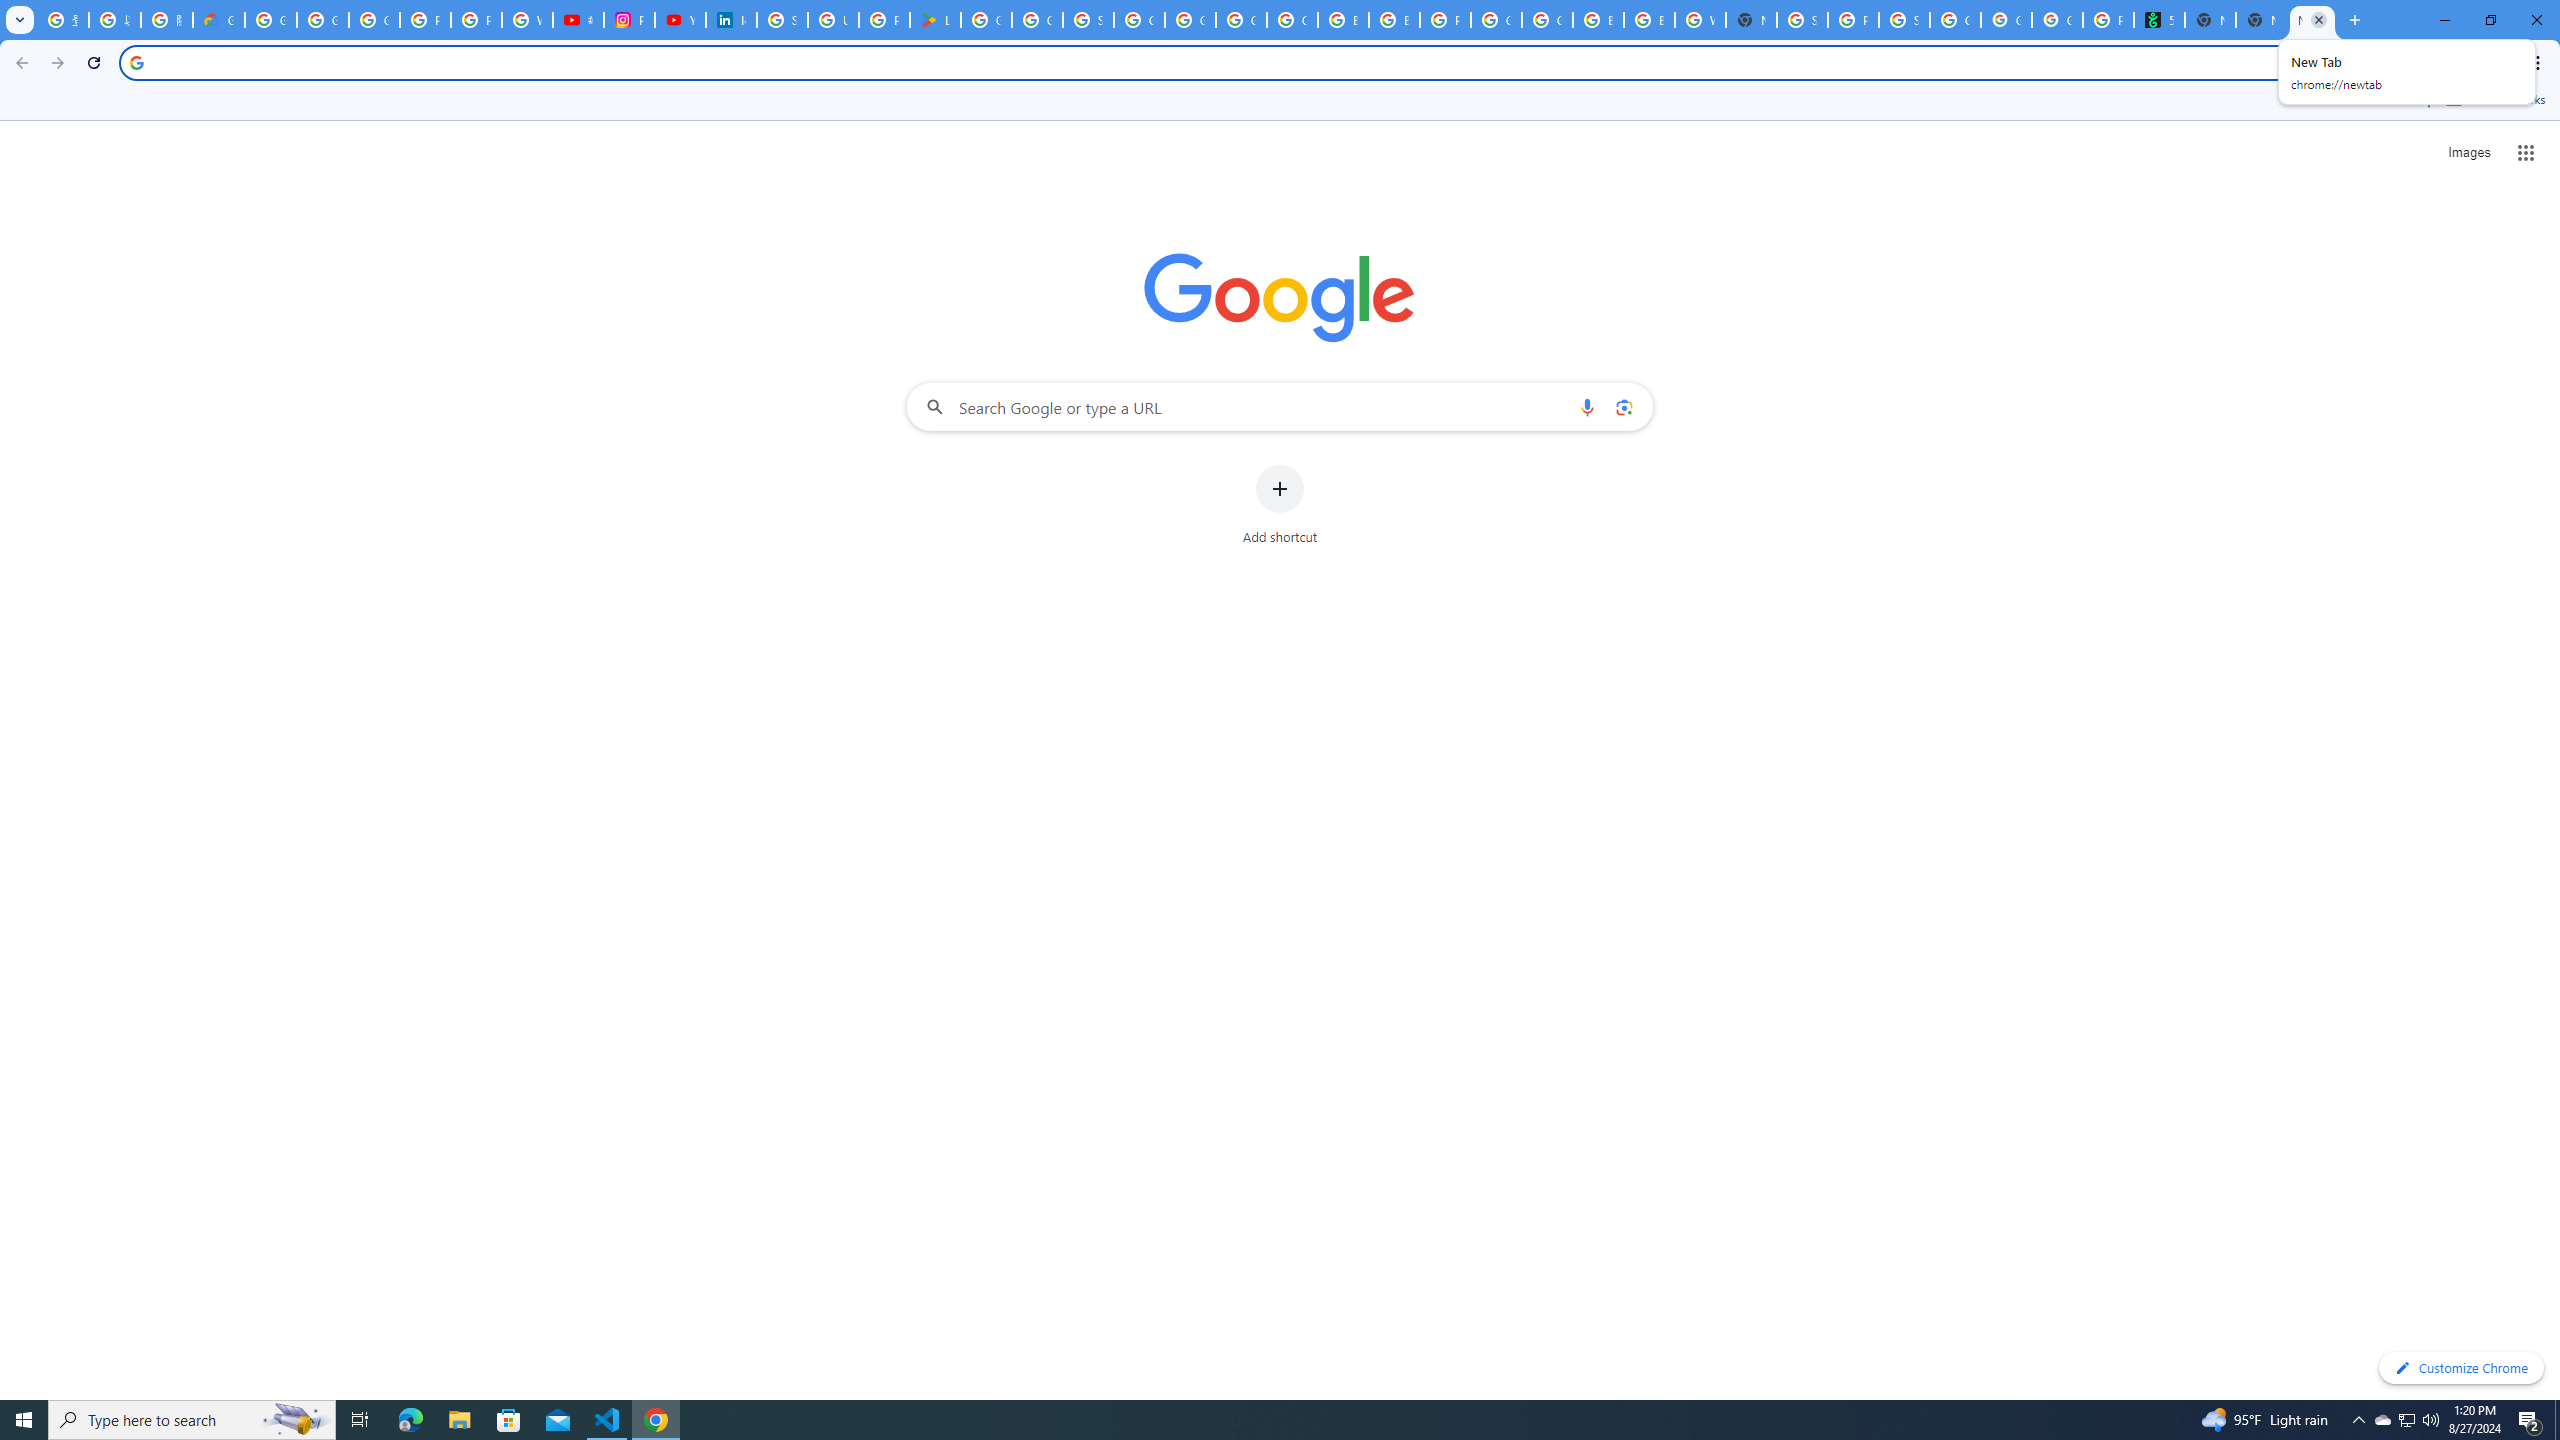 The width and height of the screenshot is (2560, 1440). What do you see at coordinates (1648, 19) in the screenshot?
I see `'Browse Chrome as a guest - Computer - Google Chrome Help'` at bounding box center [1648, 19].